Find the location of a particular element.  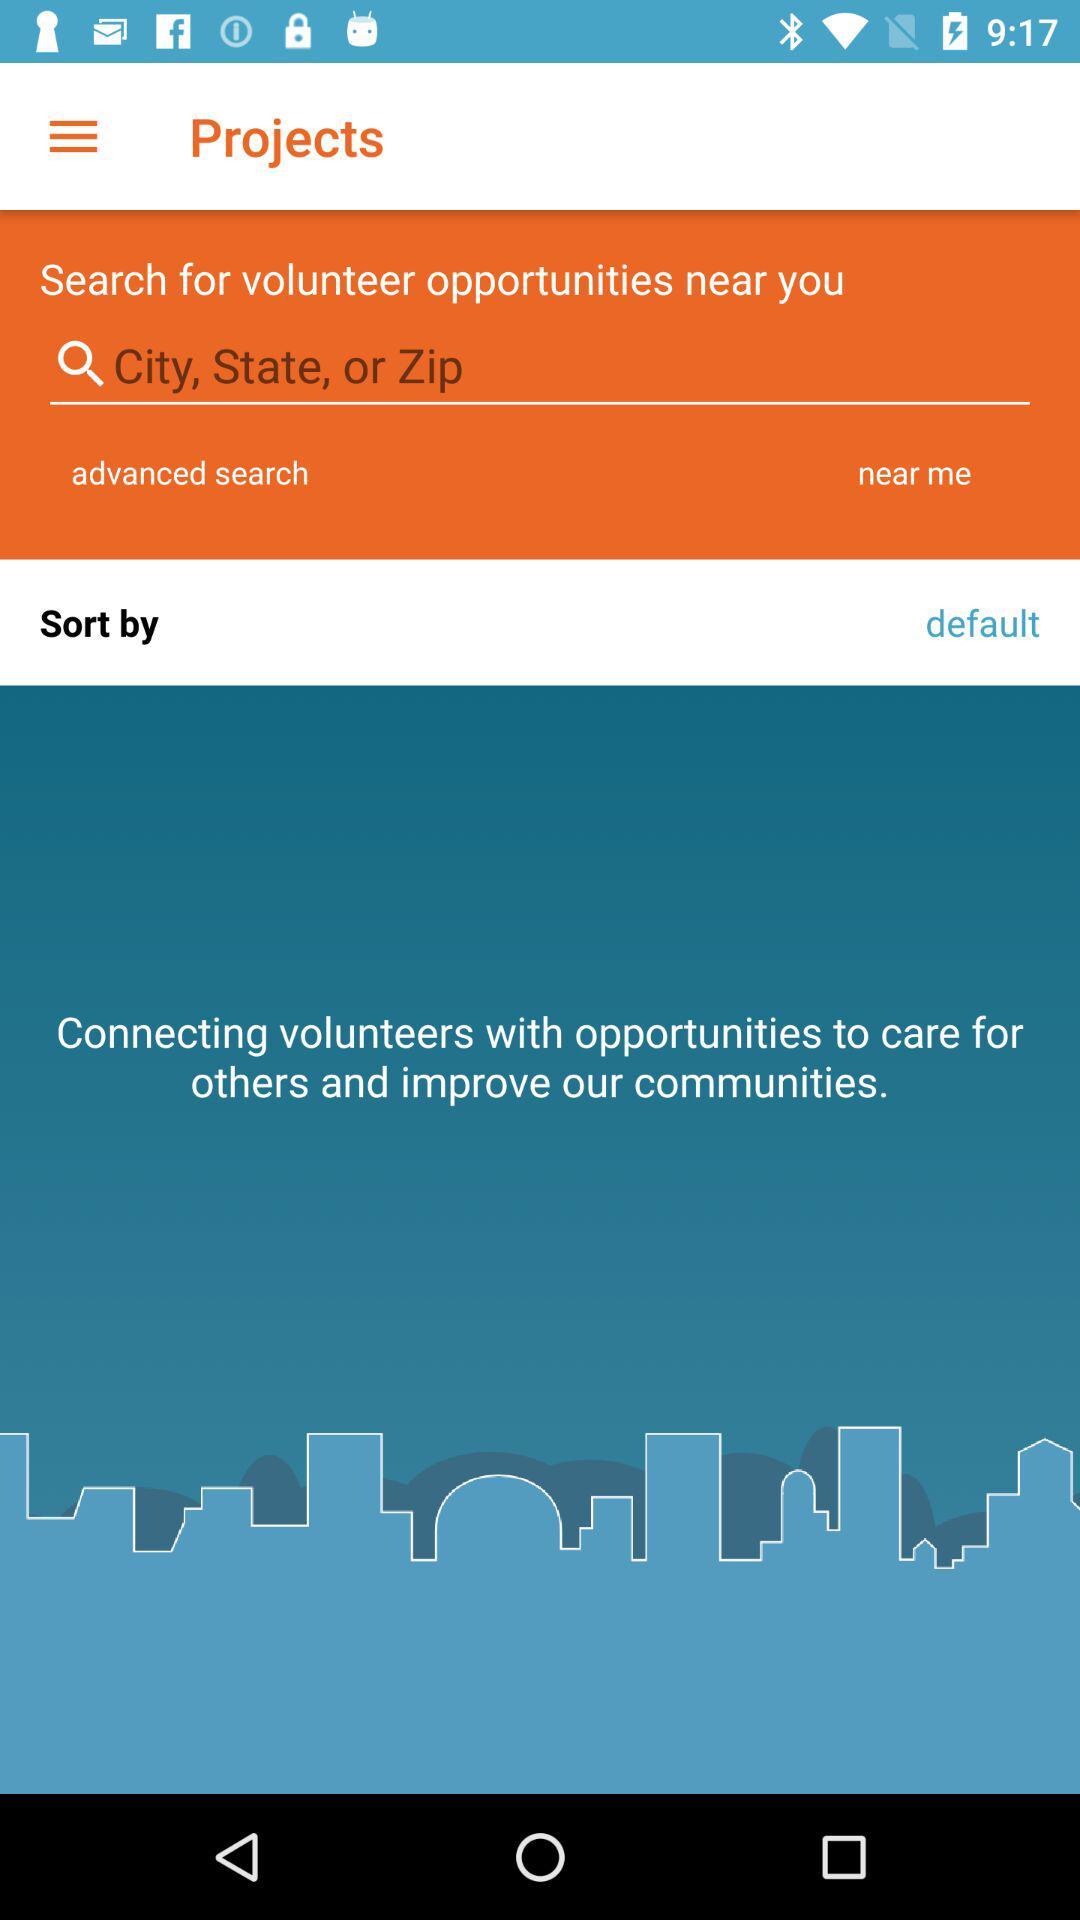

icon next to the sort by item is located at coordinates (976, 621).